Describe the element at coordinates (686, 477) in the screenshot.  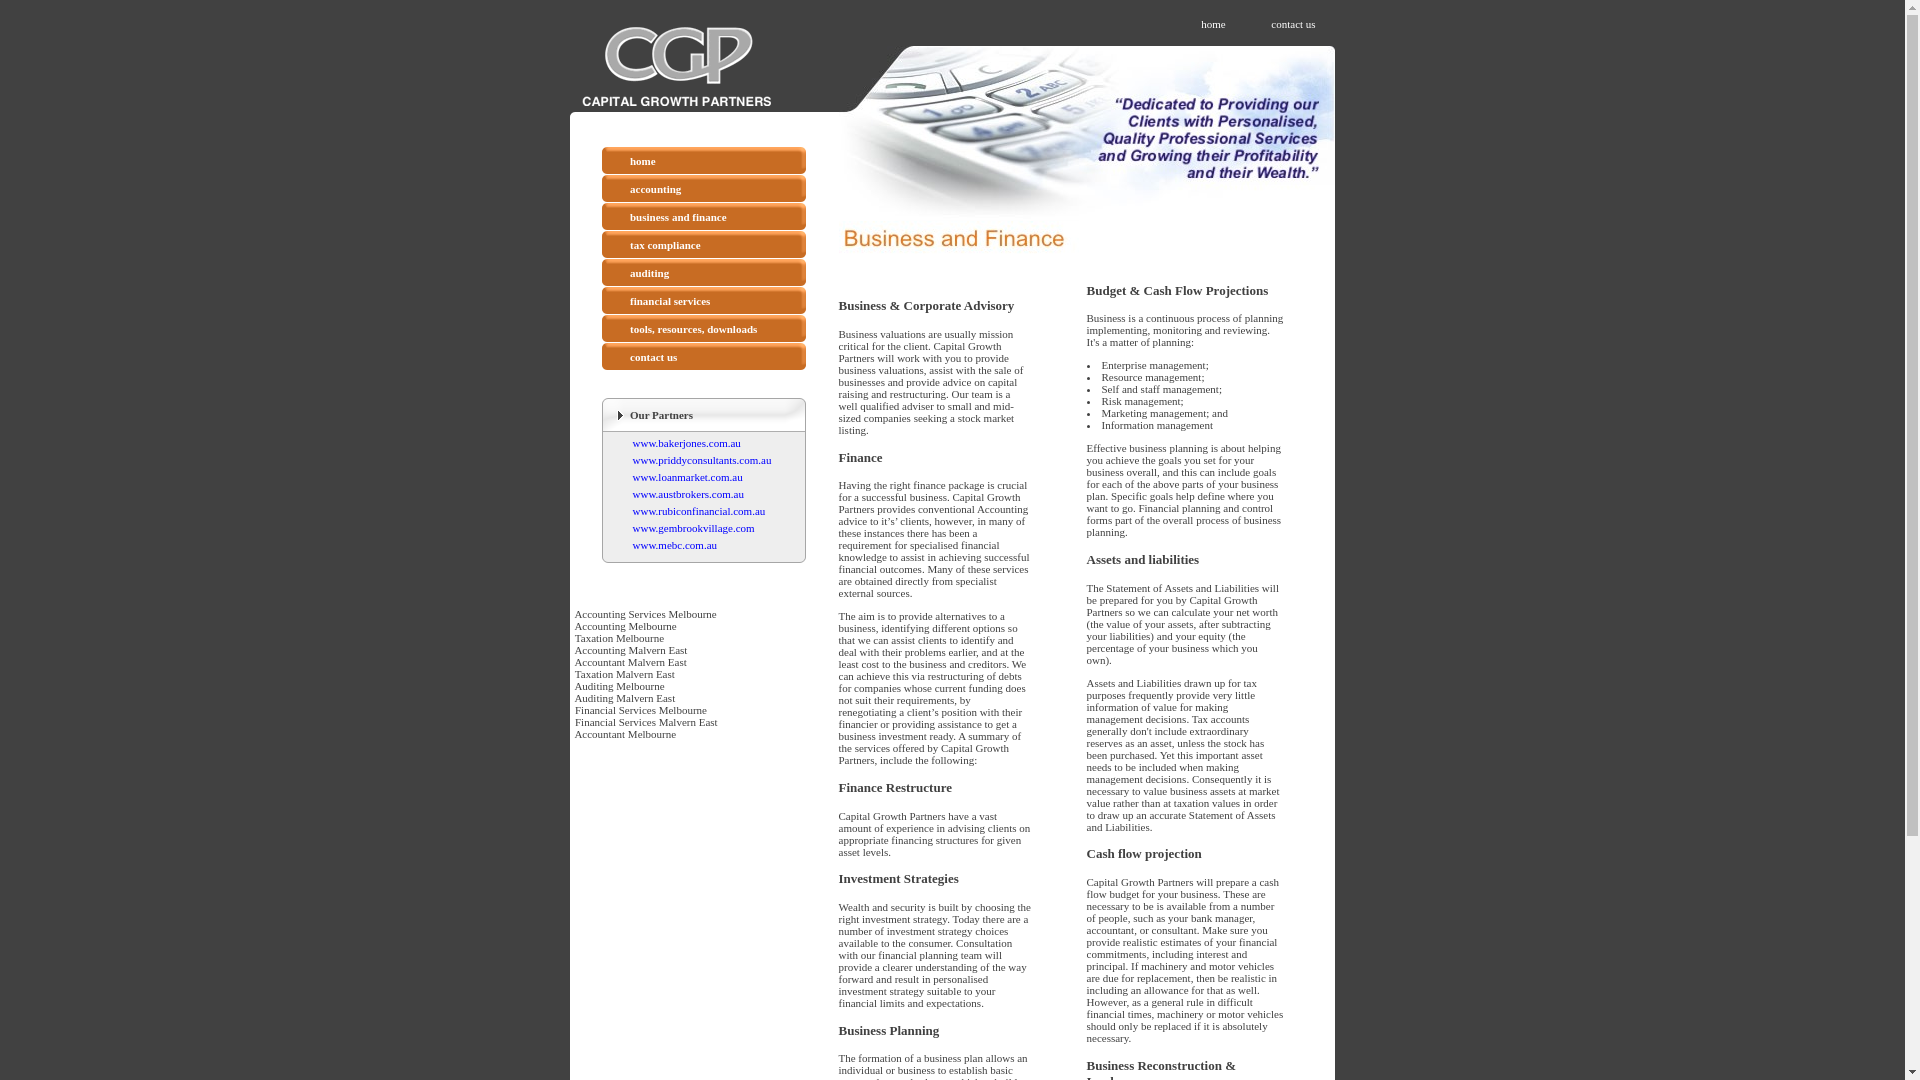
I see `'www.loanmarket.com.au'` at that location.